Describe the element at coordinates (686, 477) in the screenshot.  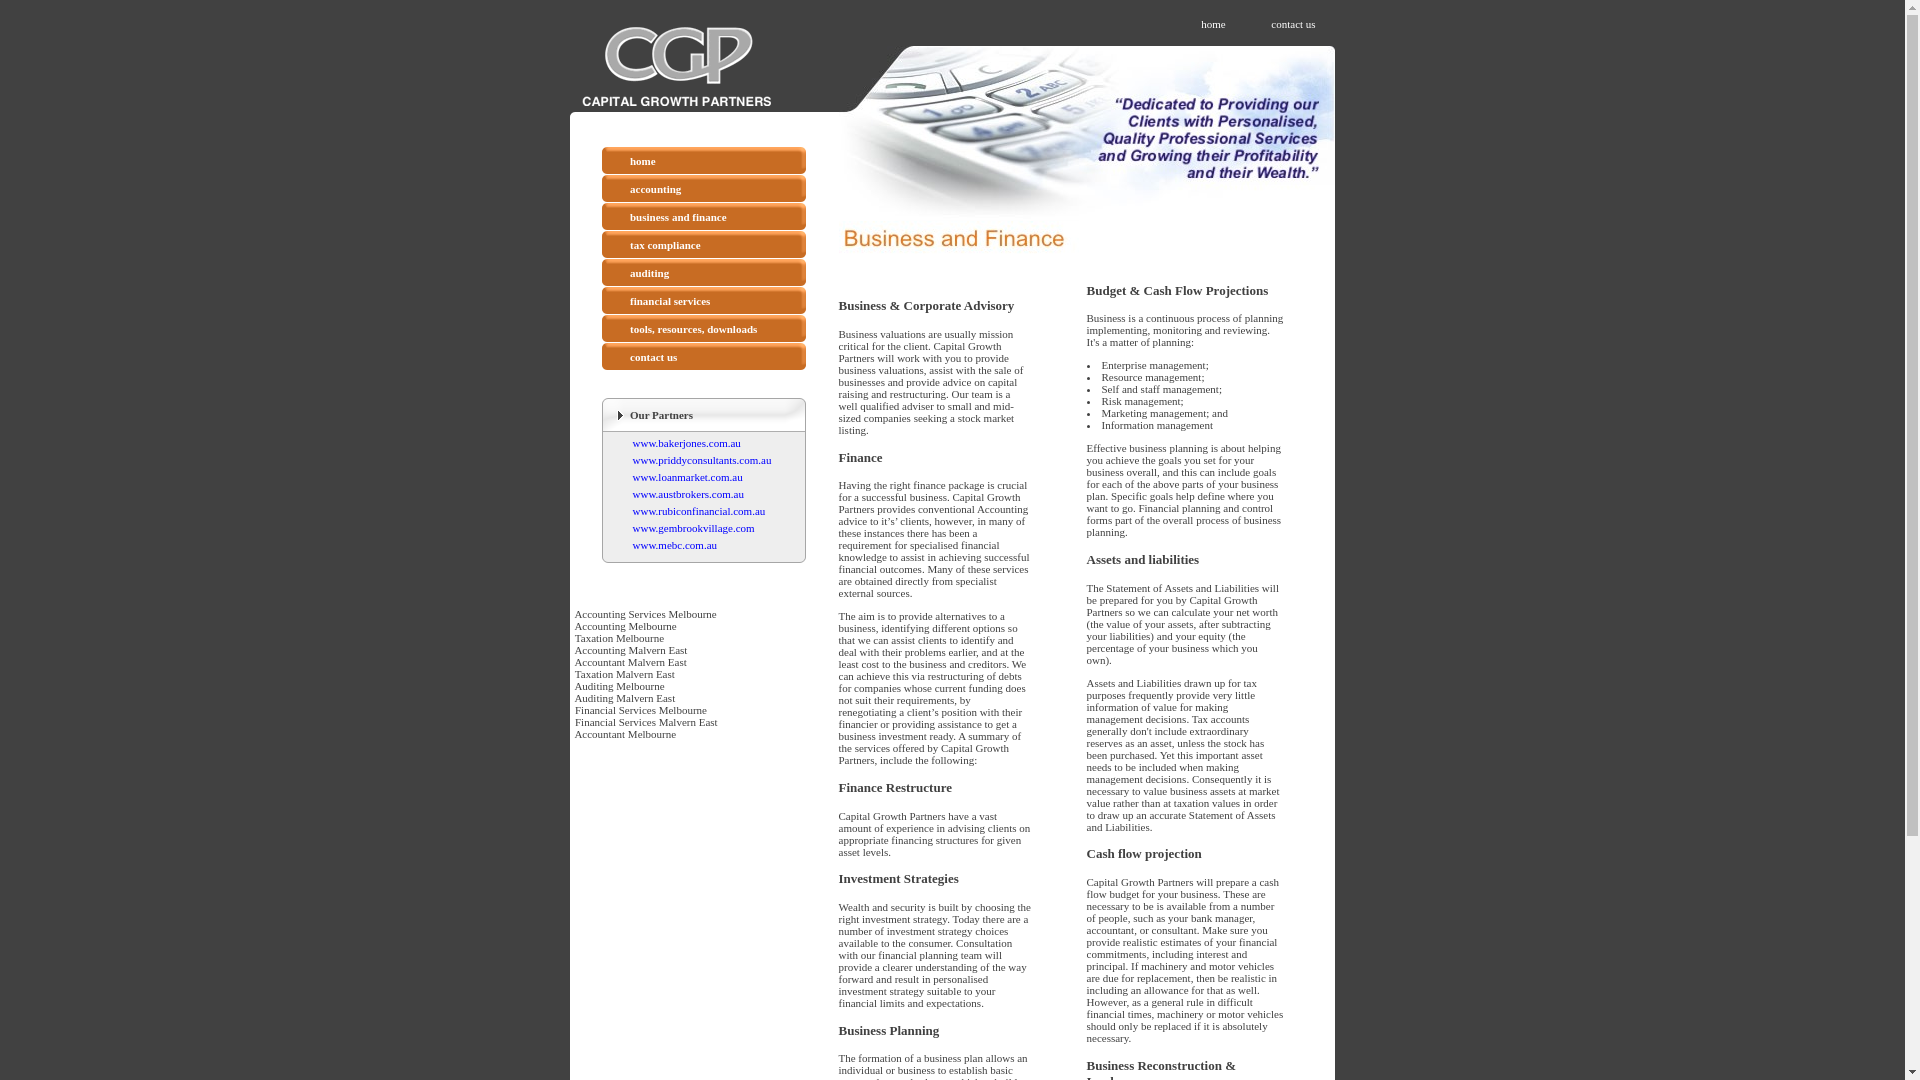
I see `'www.loanmarket.com.au'` at that location.